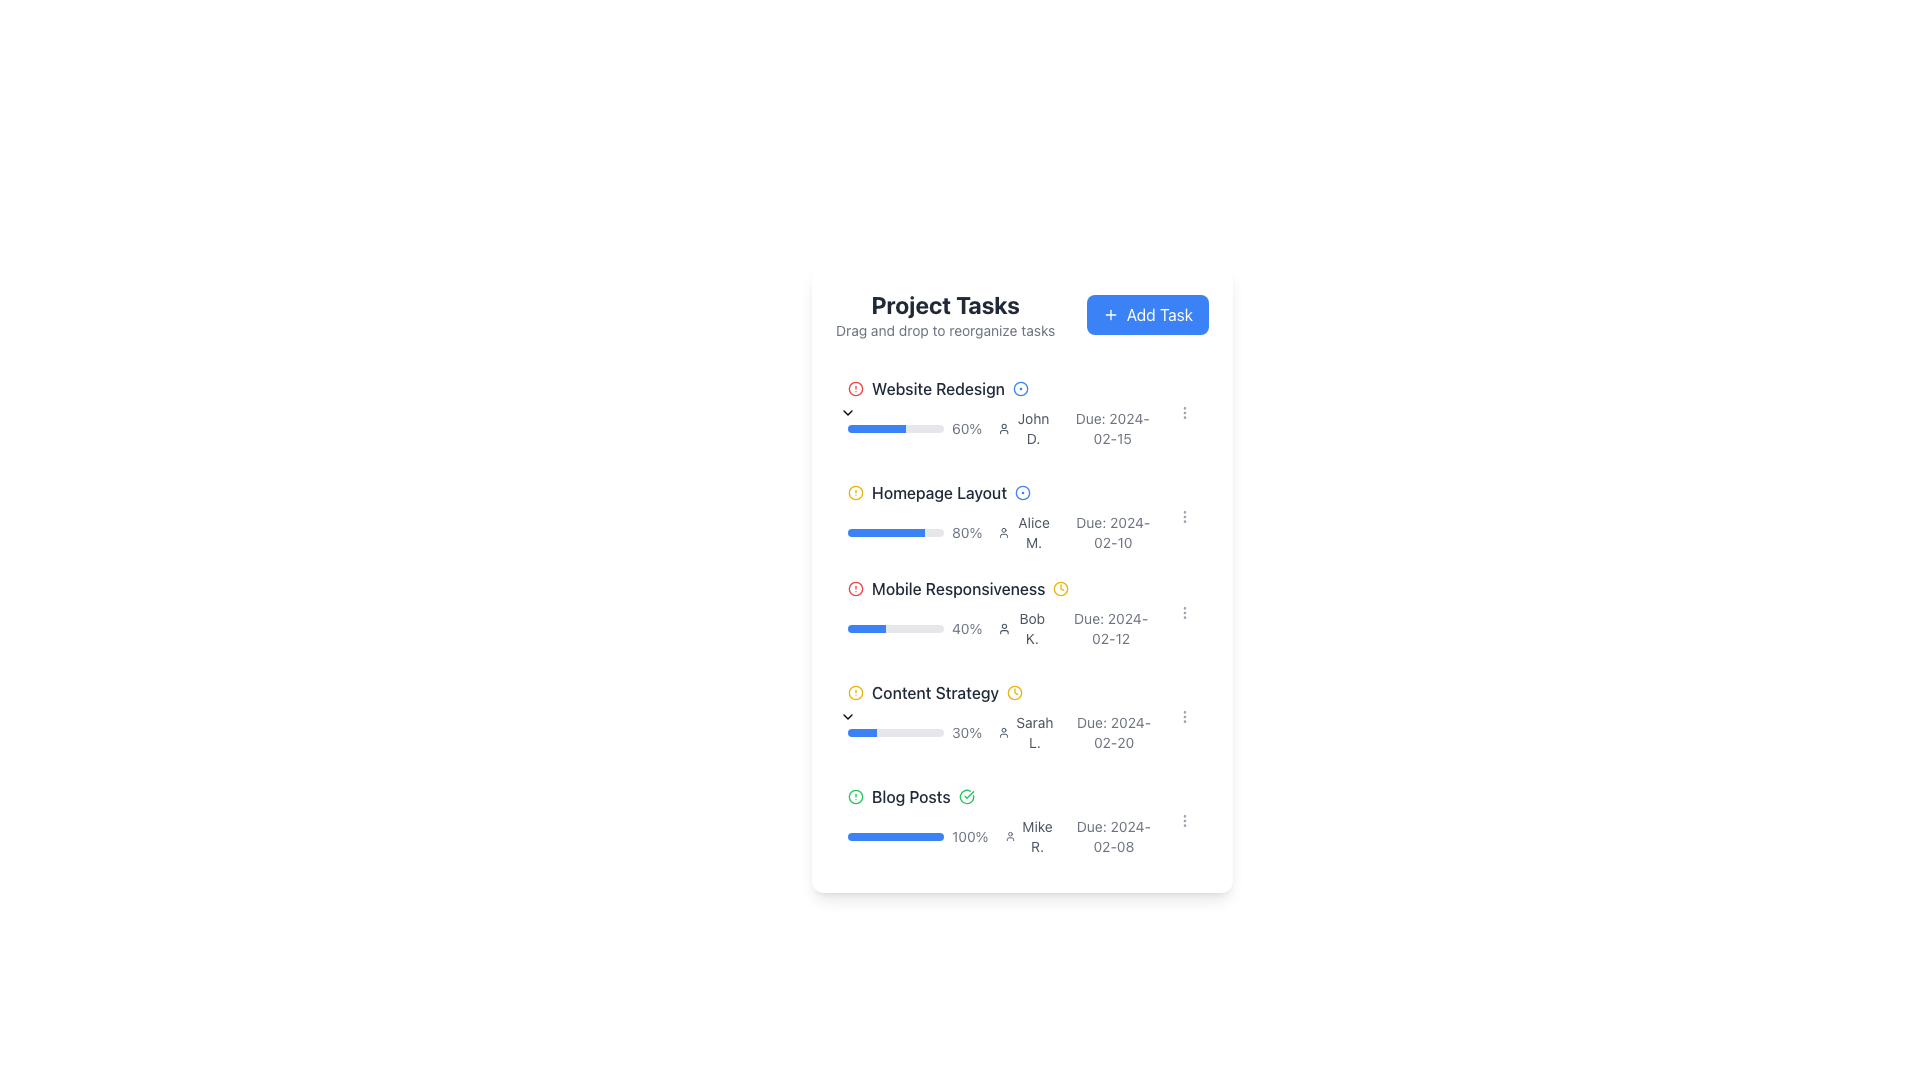 Image resolution: width=1920 pixels, height=1080 pixels. What do you see at coordinates (914, 531) in the screenshot?
I see `visually represented percentage of the progress bar associated with the task 'Homepage Layout', which is the second progress bar from the top in the task list, located left of the username 'Alice M.' and due date 'Due: 2024-02-10.'` at bounding box center [914, 531].